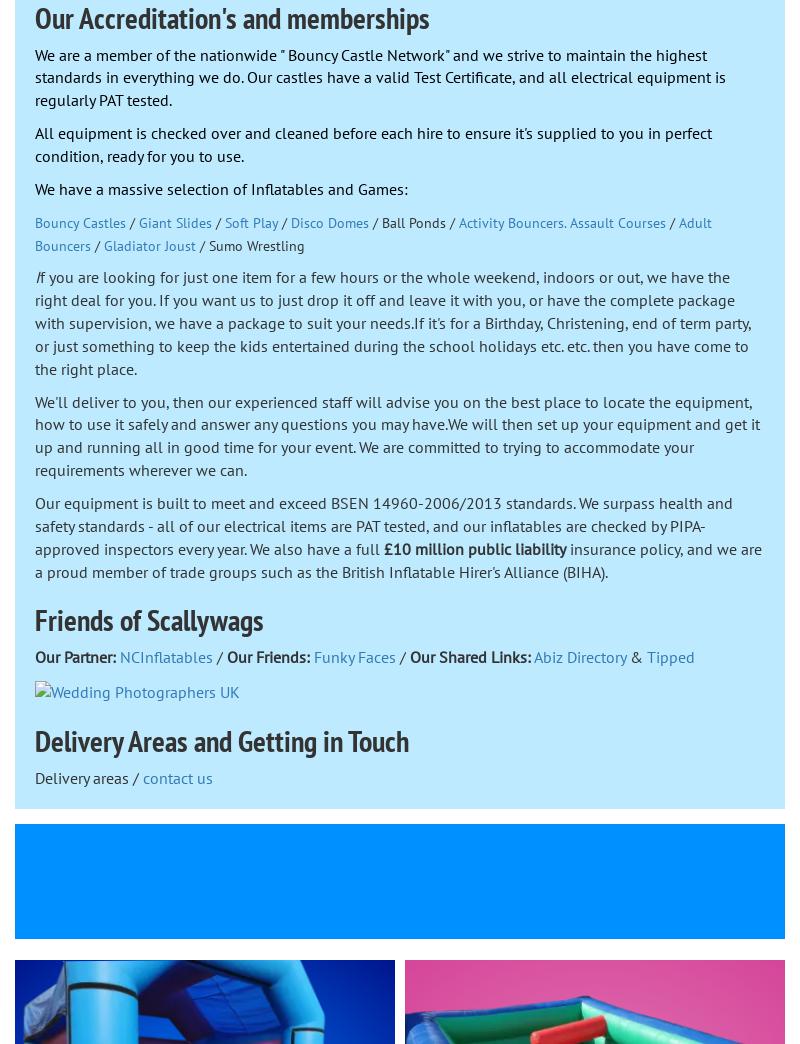  Describe the element at coordinates (372, 233) in the screenshot. I see `'Adult Bouncers'` at that location.